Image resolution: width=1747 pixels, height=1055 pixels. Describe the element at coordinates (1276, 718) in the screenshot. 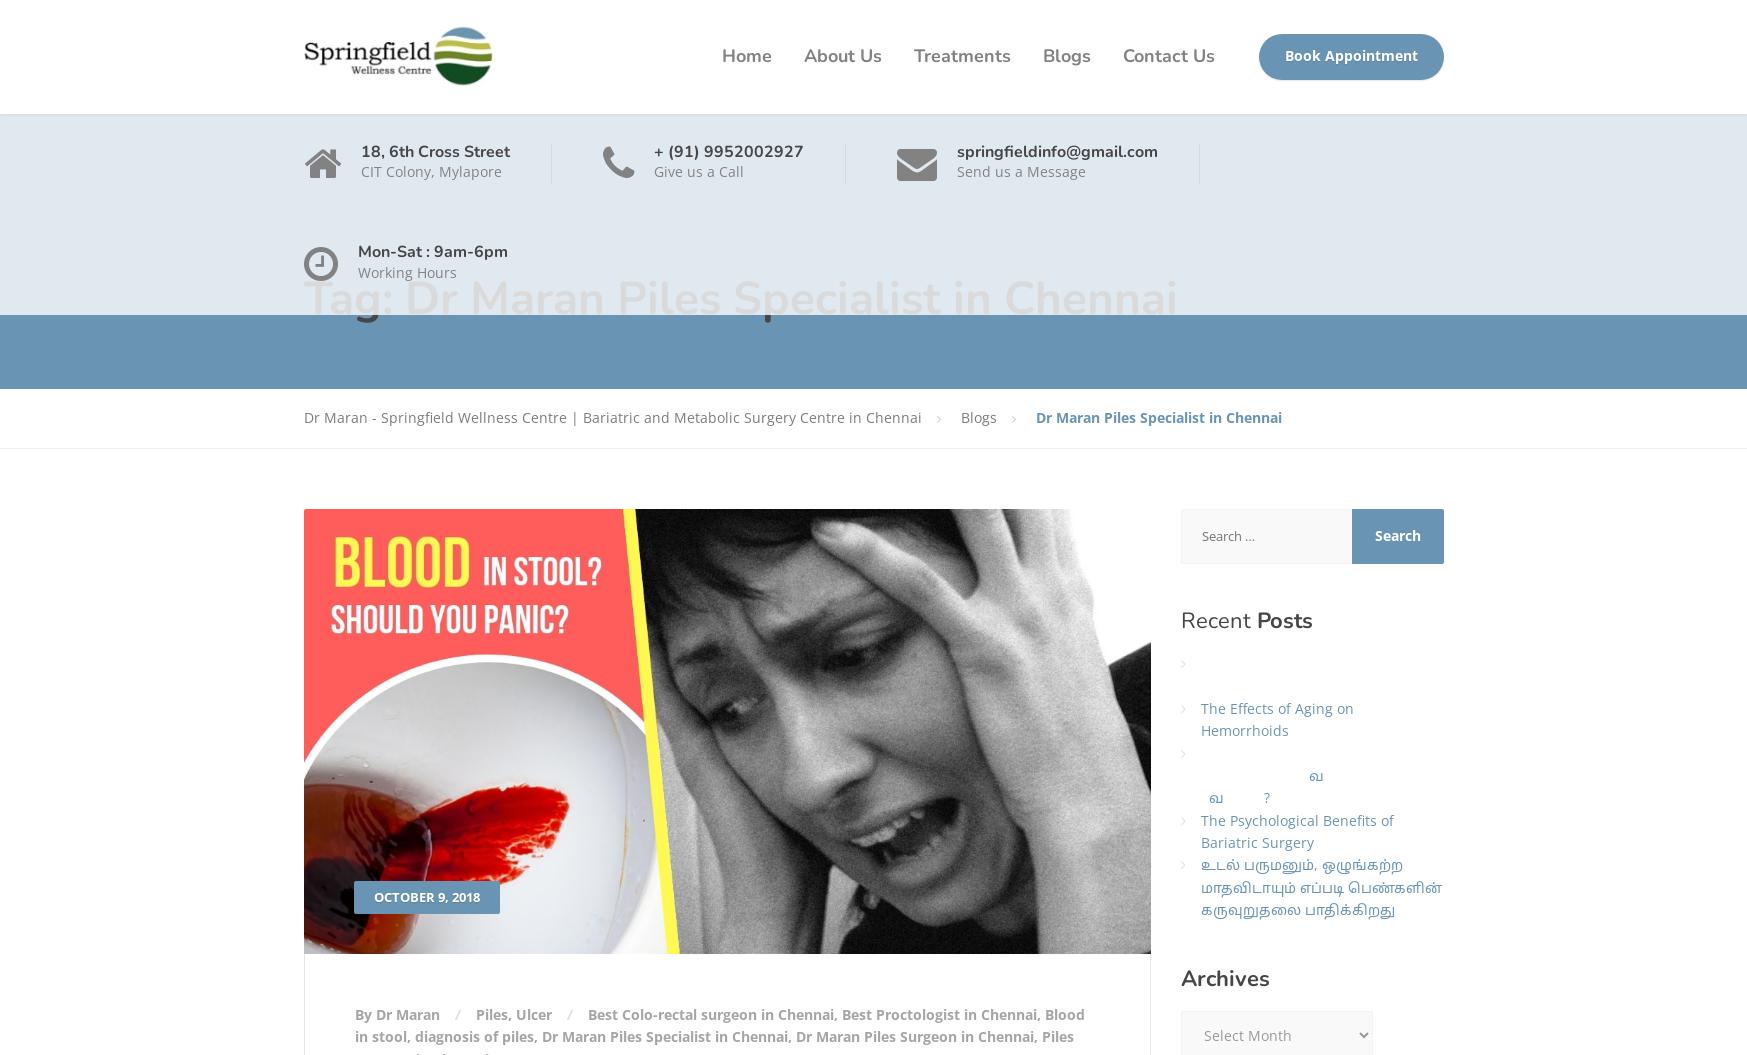

I see `'The Effects of Aging on Hemorrhoids'` at that location.